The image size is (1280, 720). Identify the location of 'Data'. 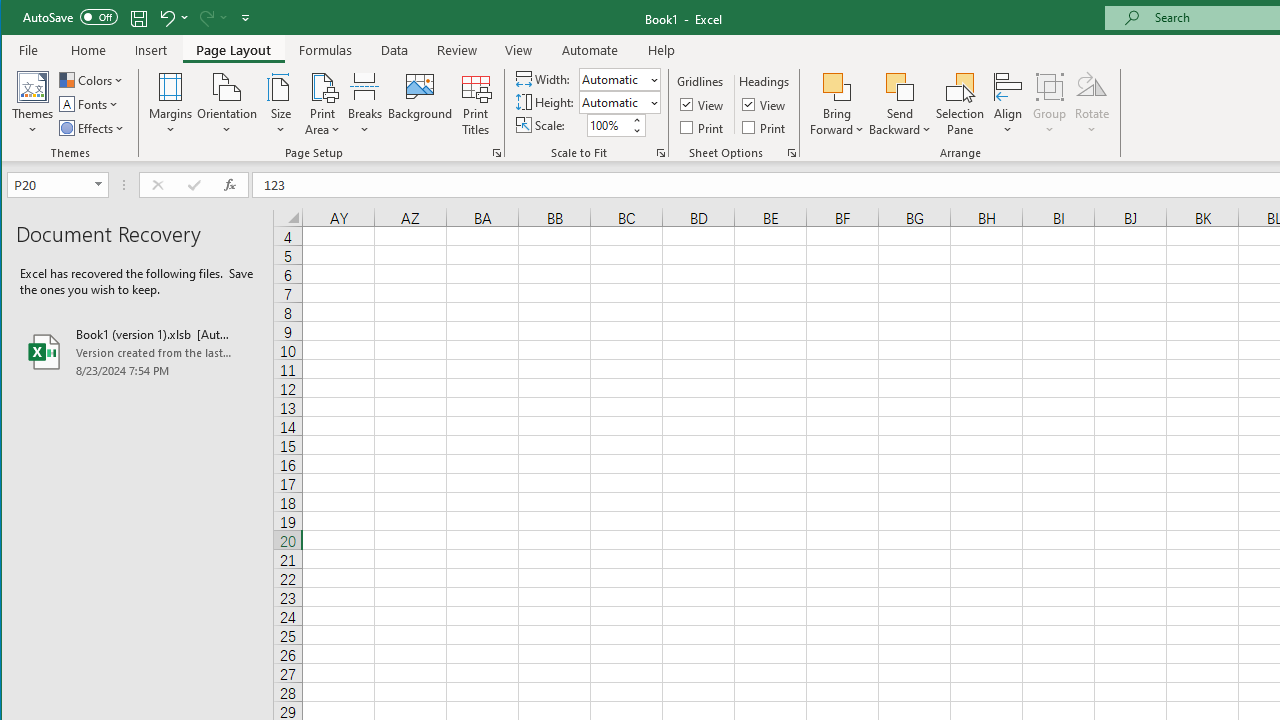
(395, 49).